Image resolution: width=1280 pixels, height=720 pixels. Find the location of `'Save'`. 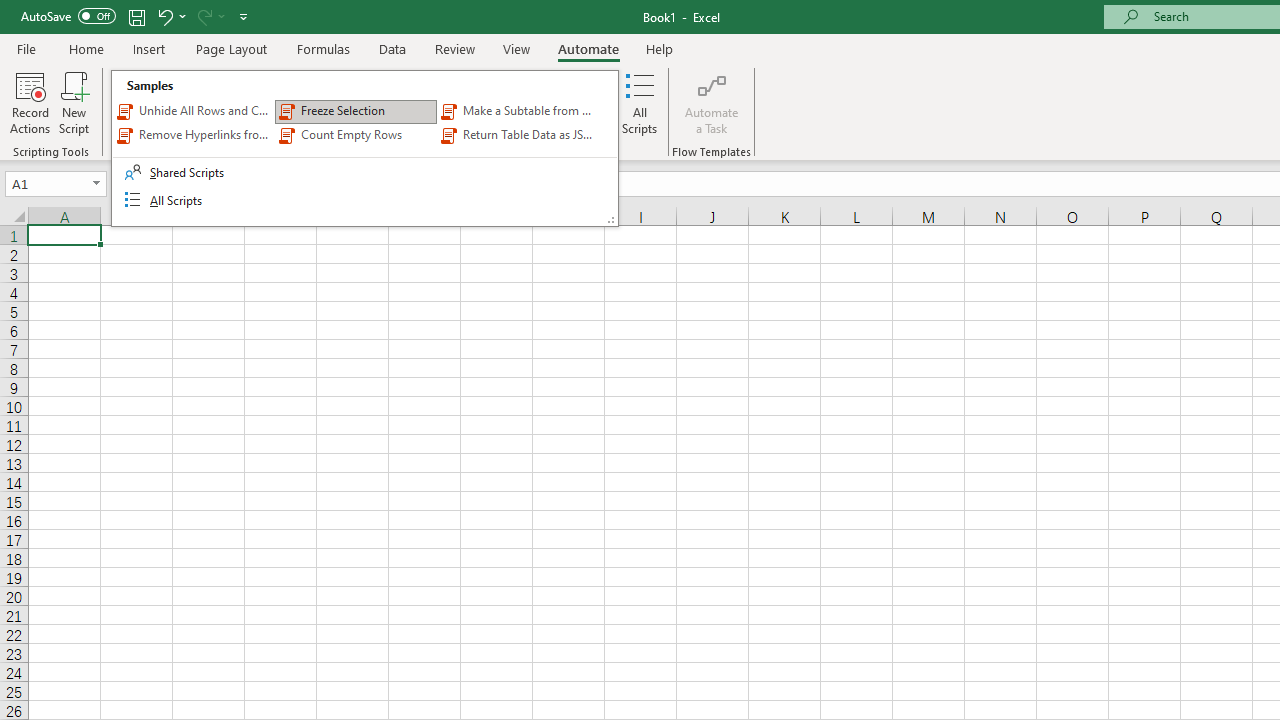

'Save' is located at coordinates (135, 16).